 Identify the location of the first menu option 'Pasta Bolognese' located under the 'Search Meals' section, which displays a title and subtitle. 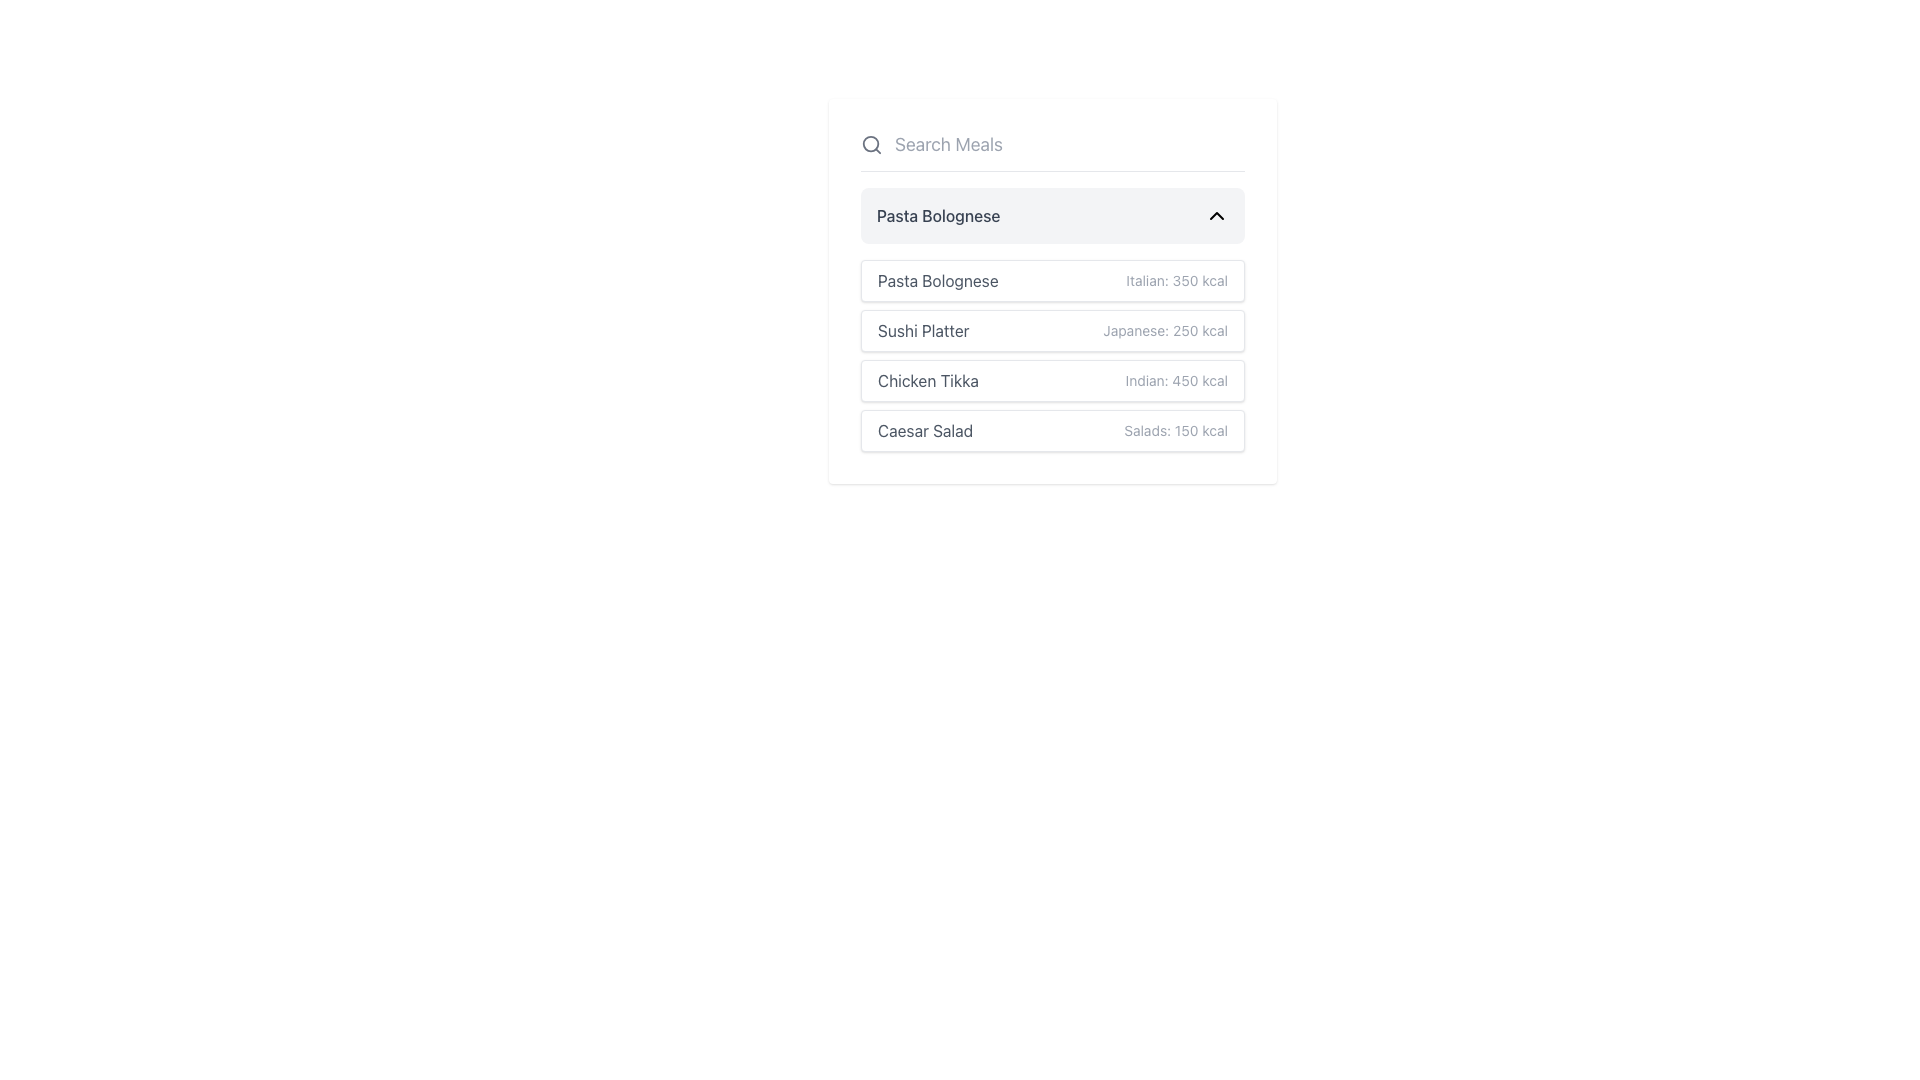
(1051, 281).